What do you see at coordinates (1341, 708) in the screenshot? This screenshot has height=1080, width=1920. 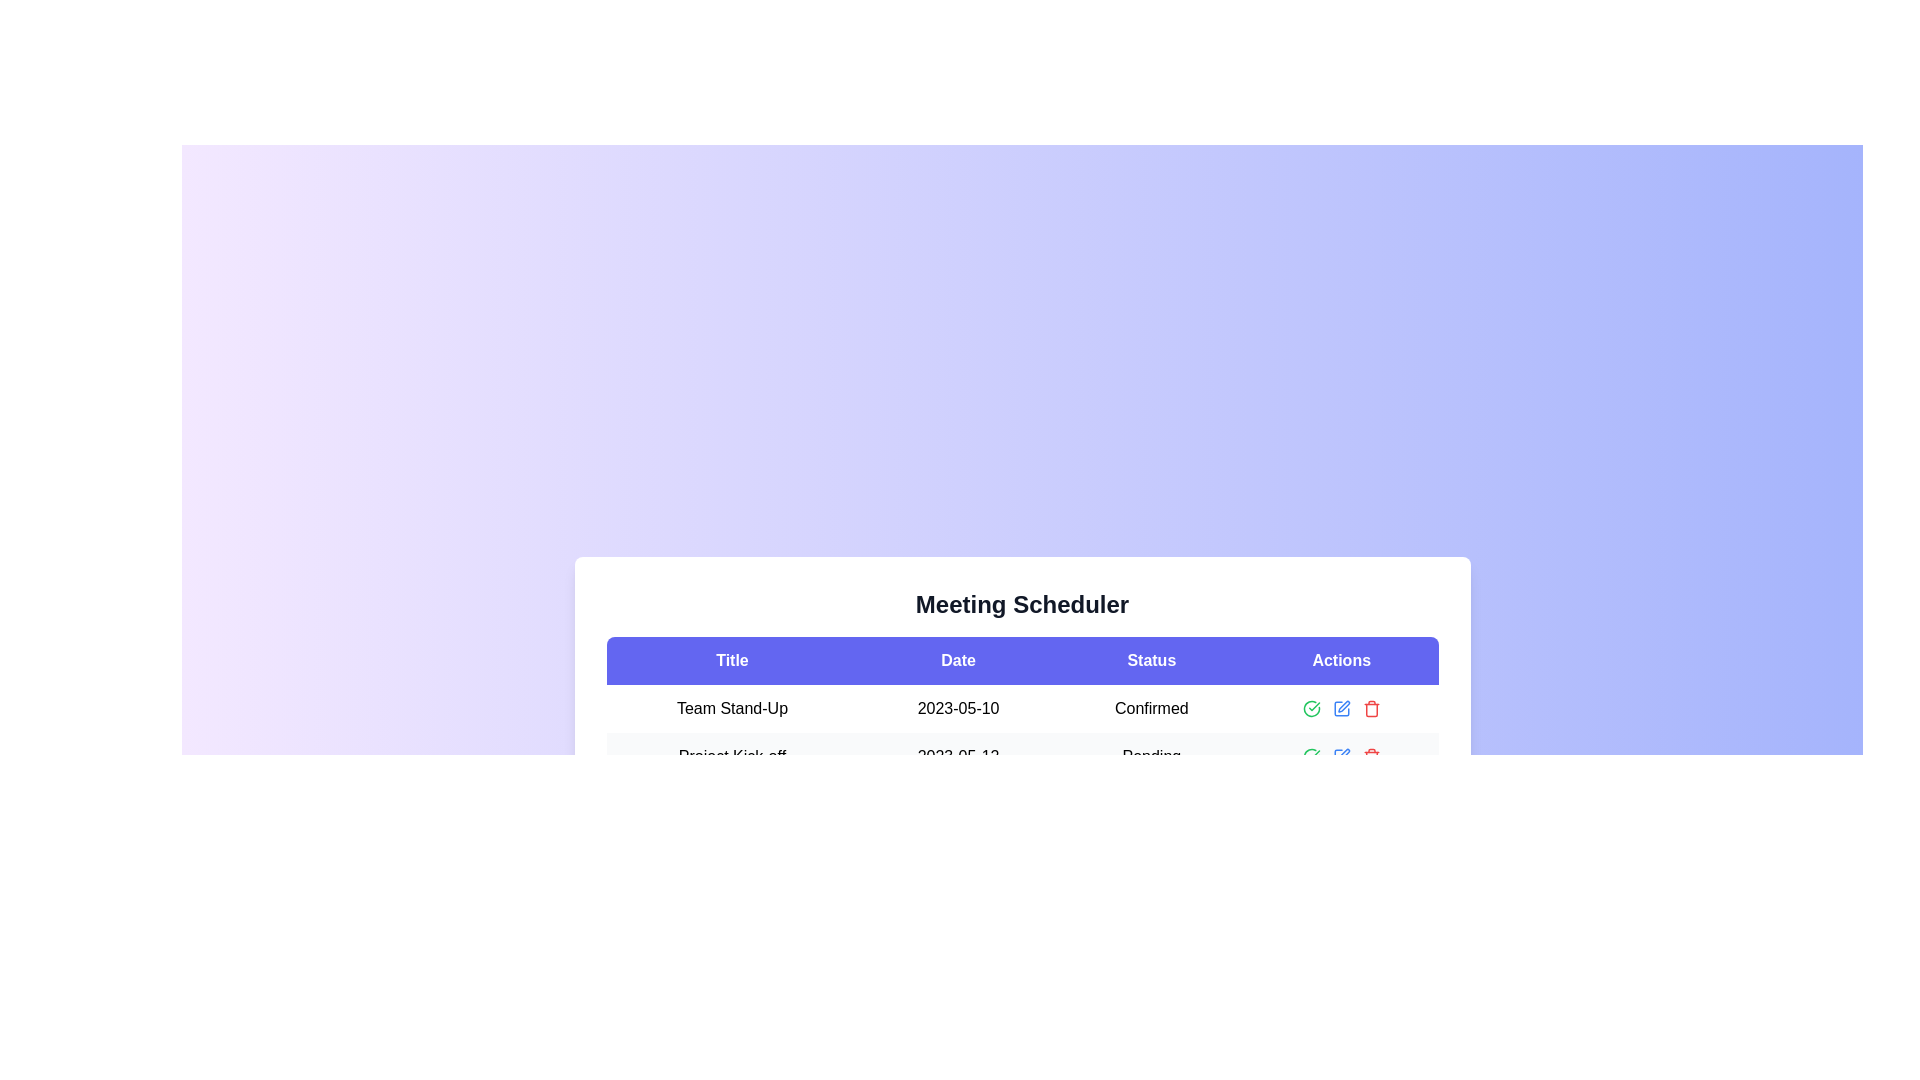 I see `the blue pencil icon in the group of interactive icons under the 'Actions' header for the 'Team Stand-Up' row` at bounding box center [1341, 708].